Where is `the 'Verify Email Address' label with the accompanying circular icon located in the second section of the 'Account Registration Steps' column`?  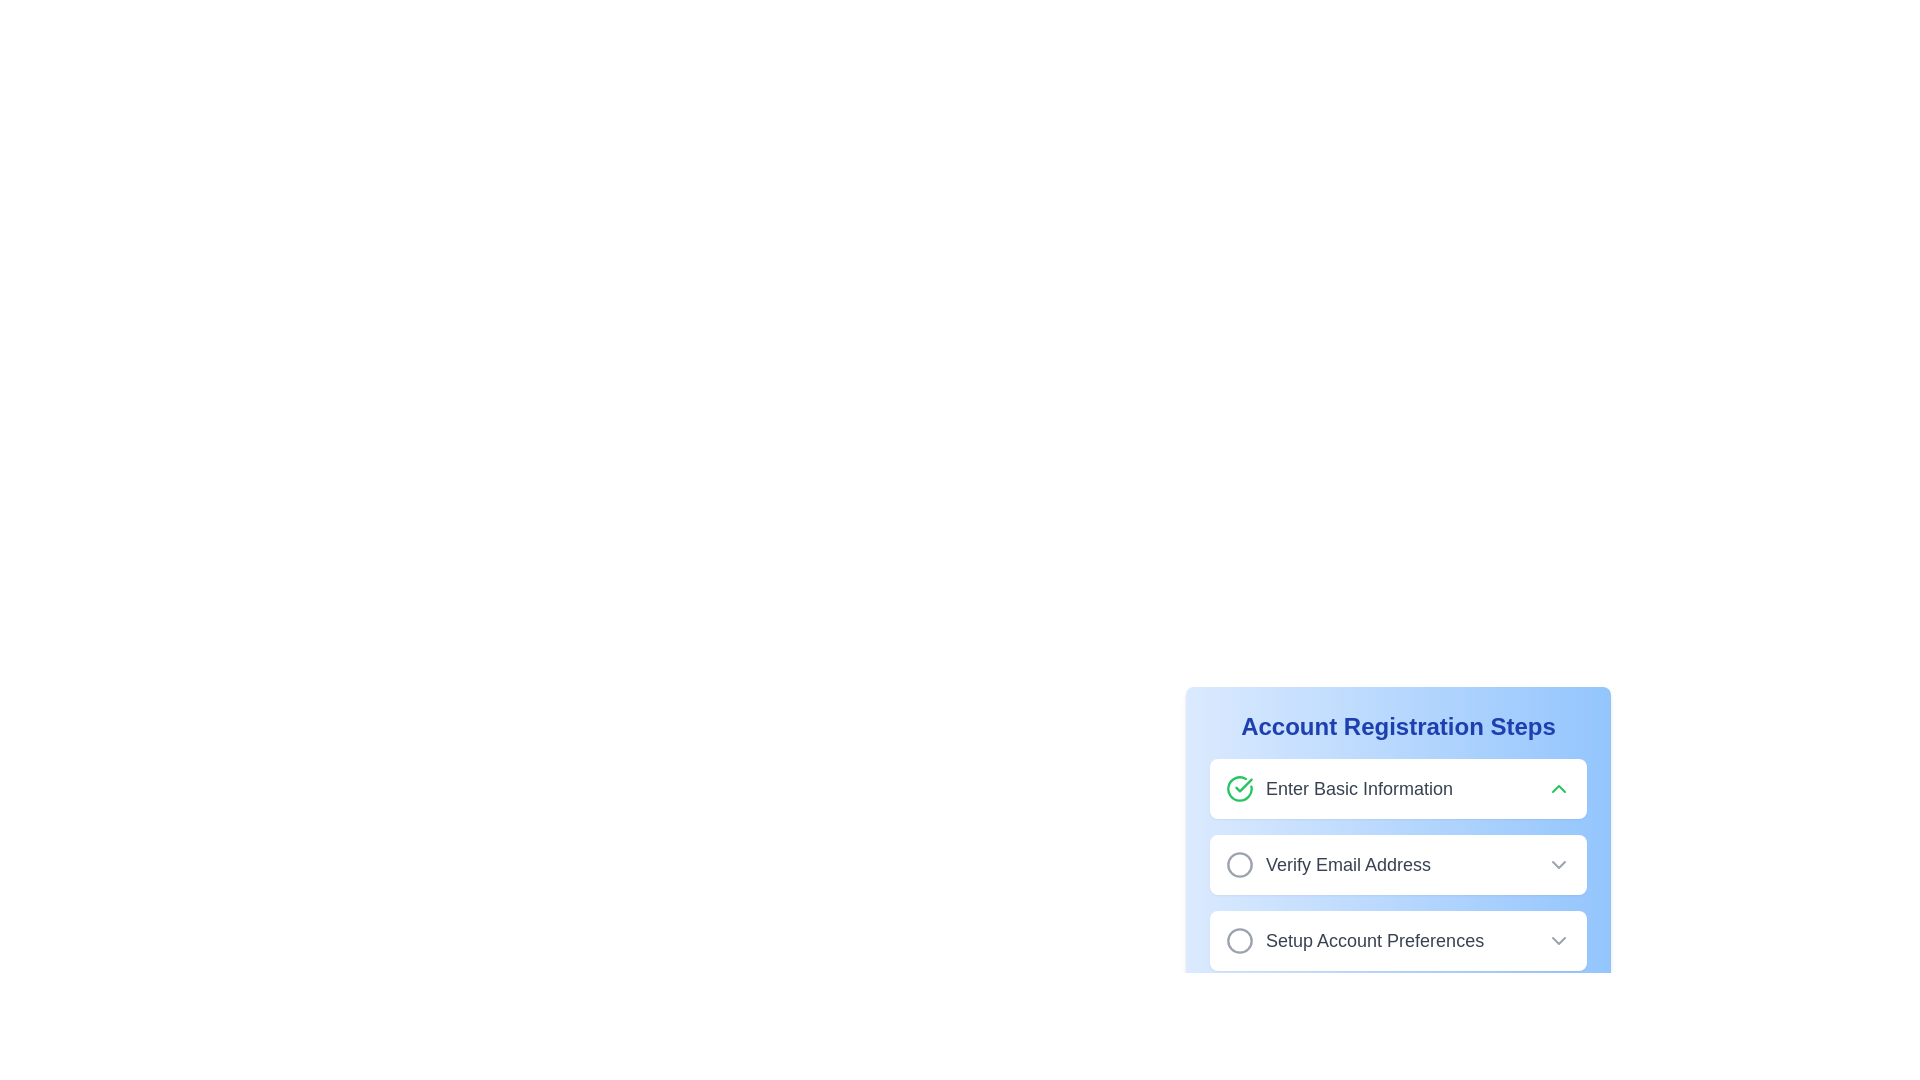 the 'Verify Email Address' label with the accompanying circular icon located in the second section of the 'Account Registration Steps' column is located at coordinates (1328, 863).